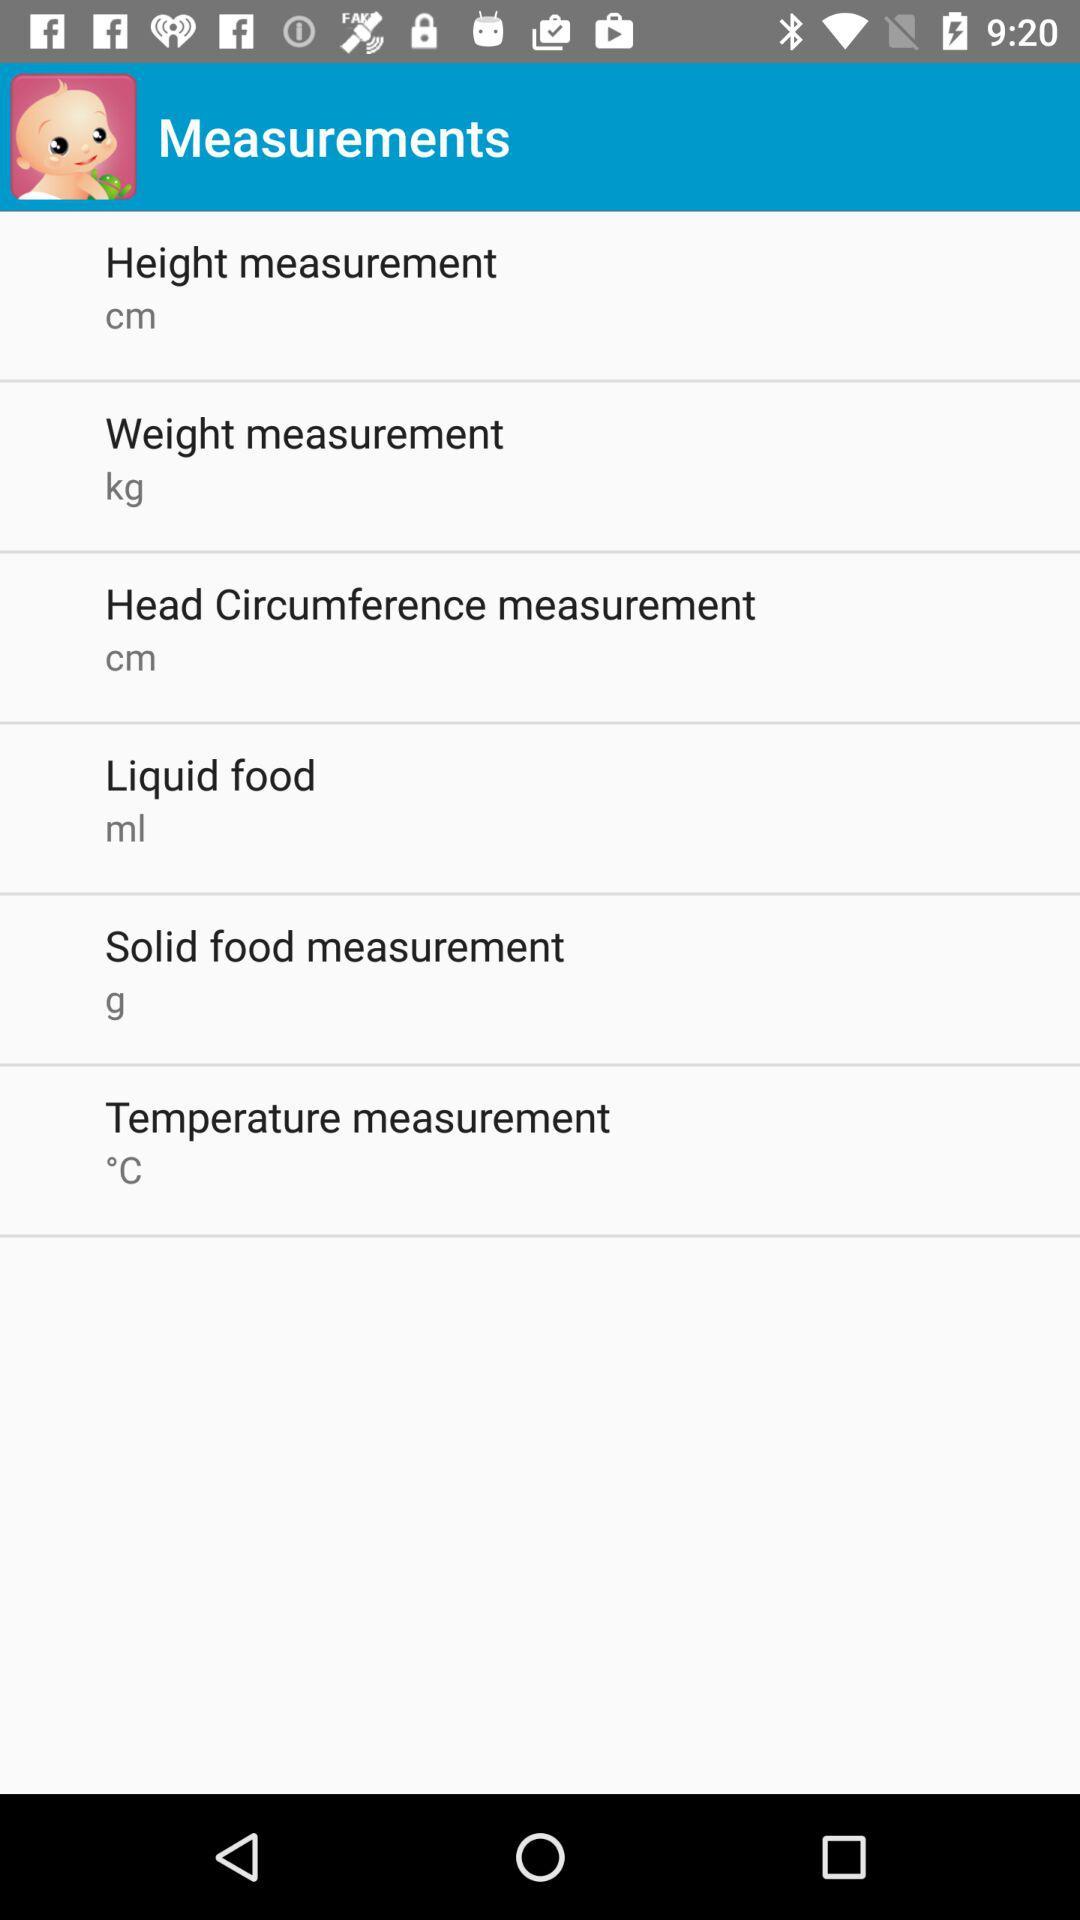  What do you see at coordinates (591, 602) in the screenshot?
I see `icon below kg icon` at bounding box center [591, 602].